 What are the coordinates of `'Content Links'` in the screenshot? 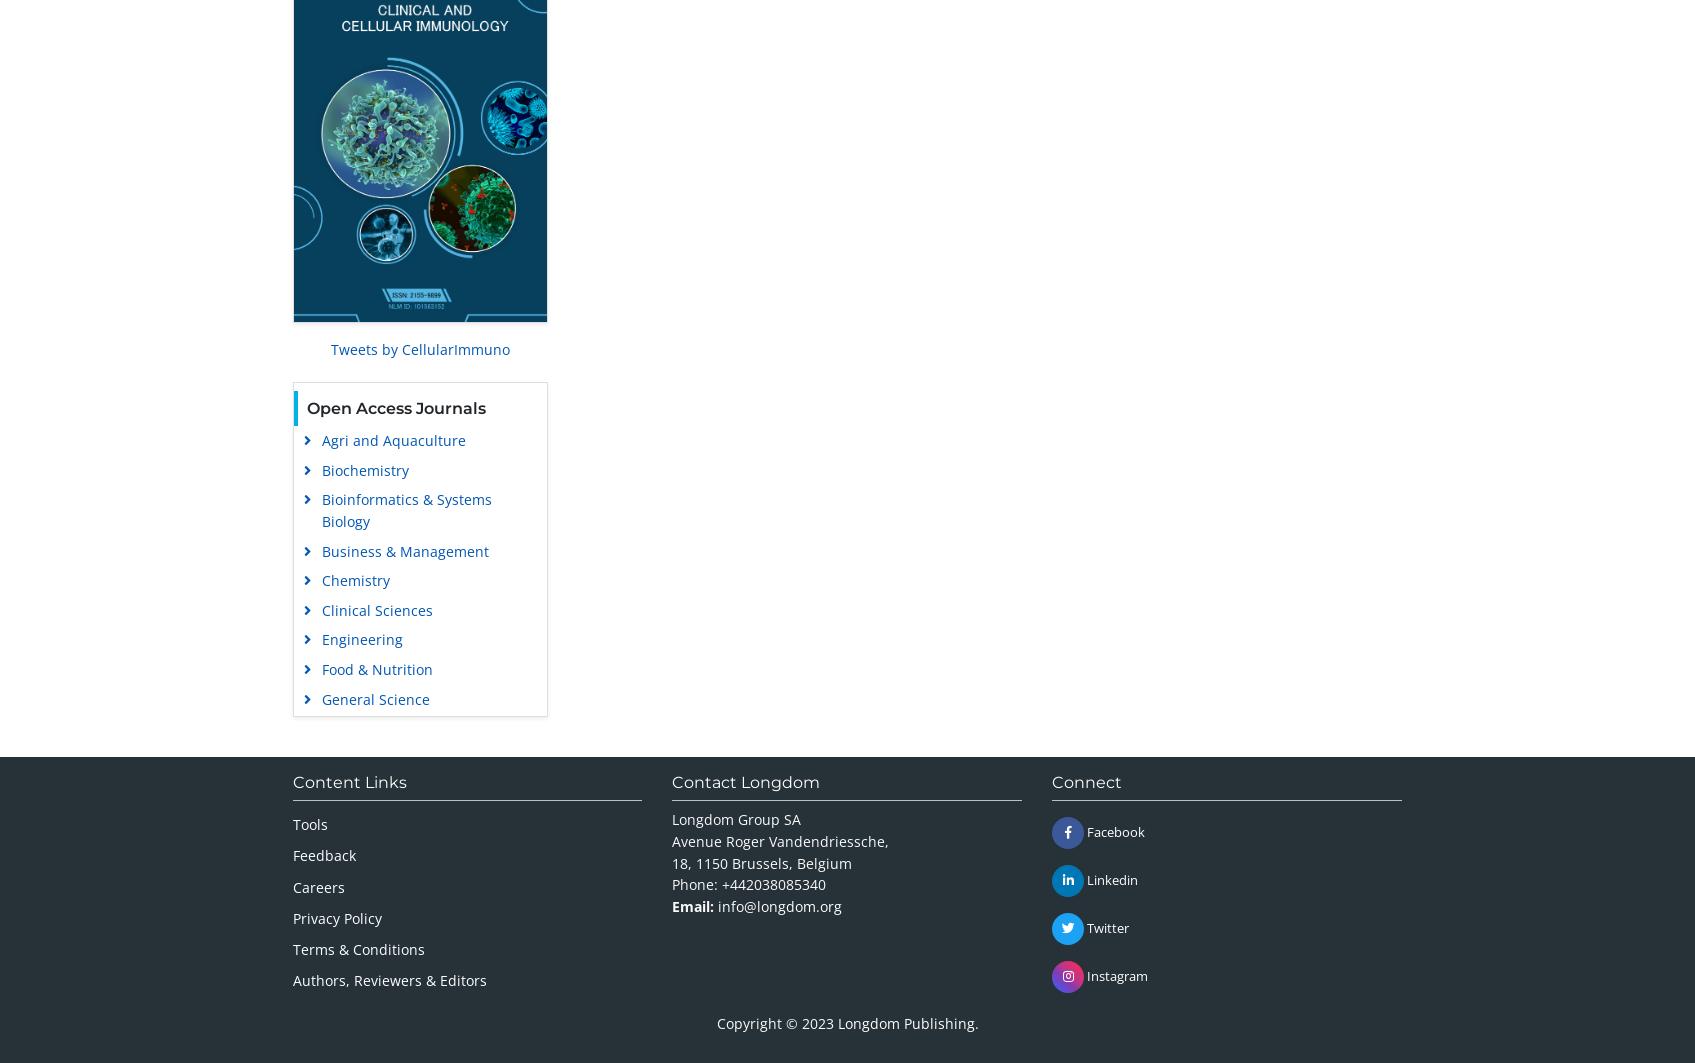 It's located at (348, 781).